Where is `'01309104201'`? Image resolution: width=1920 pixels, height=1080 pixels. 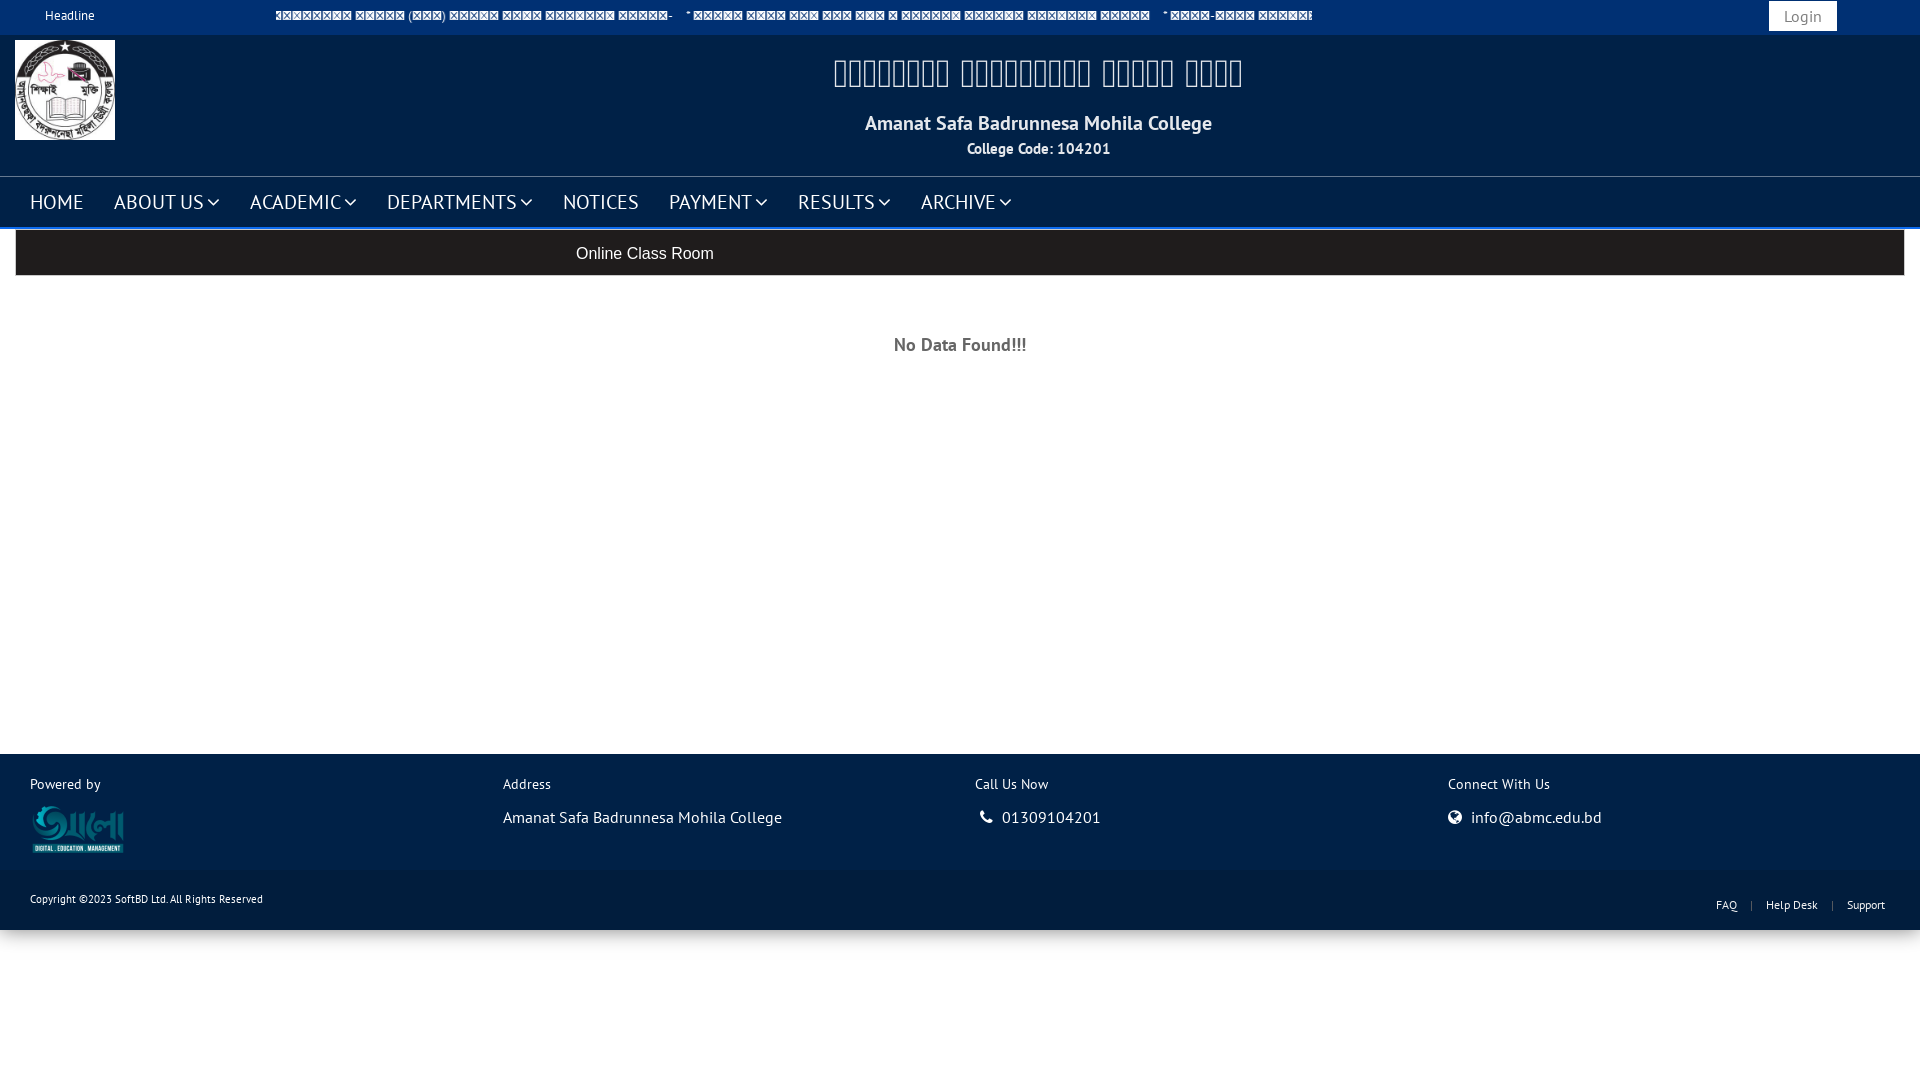 '01309104201' is located at coordinates (1040, 816).